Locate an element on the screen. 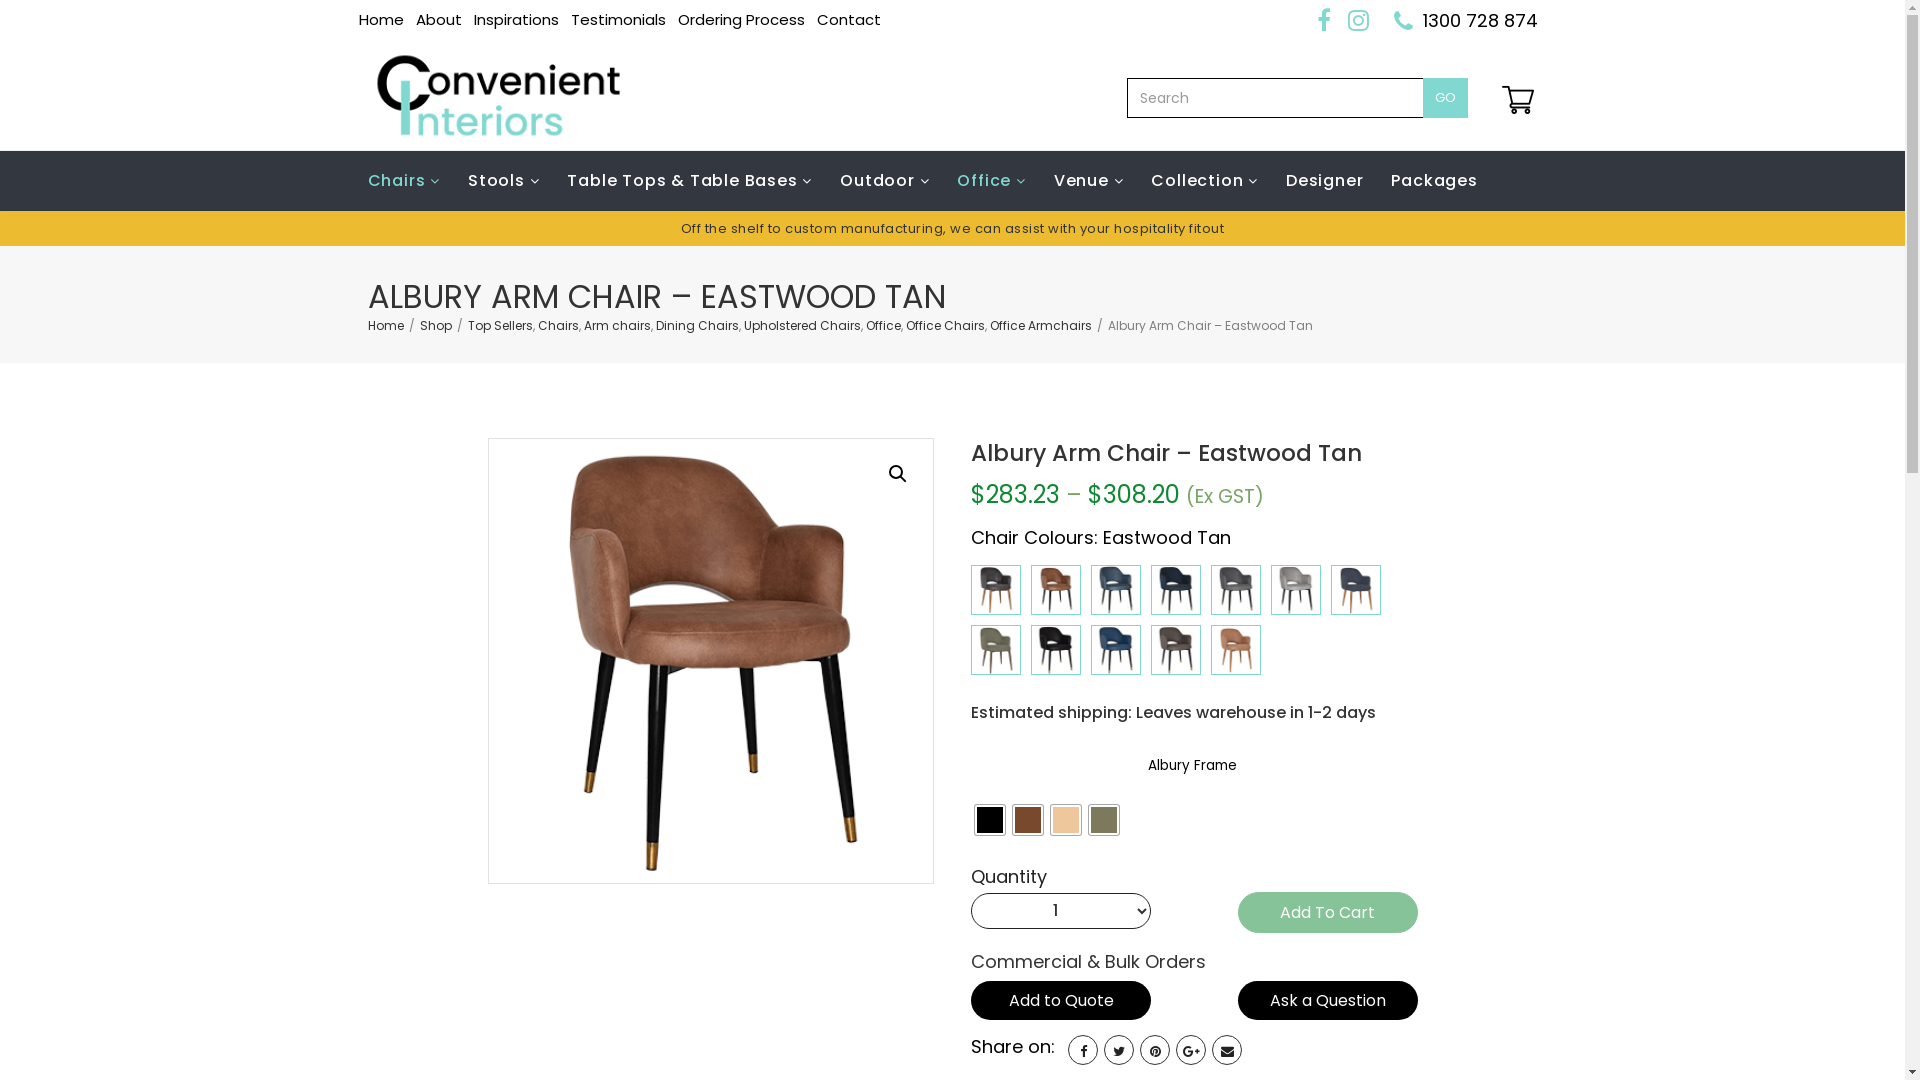 The width and height of the screenshot is (1920, 1080). 'Metal(Slim)black Brass Caps' is located at coordinates (1103, 820).